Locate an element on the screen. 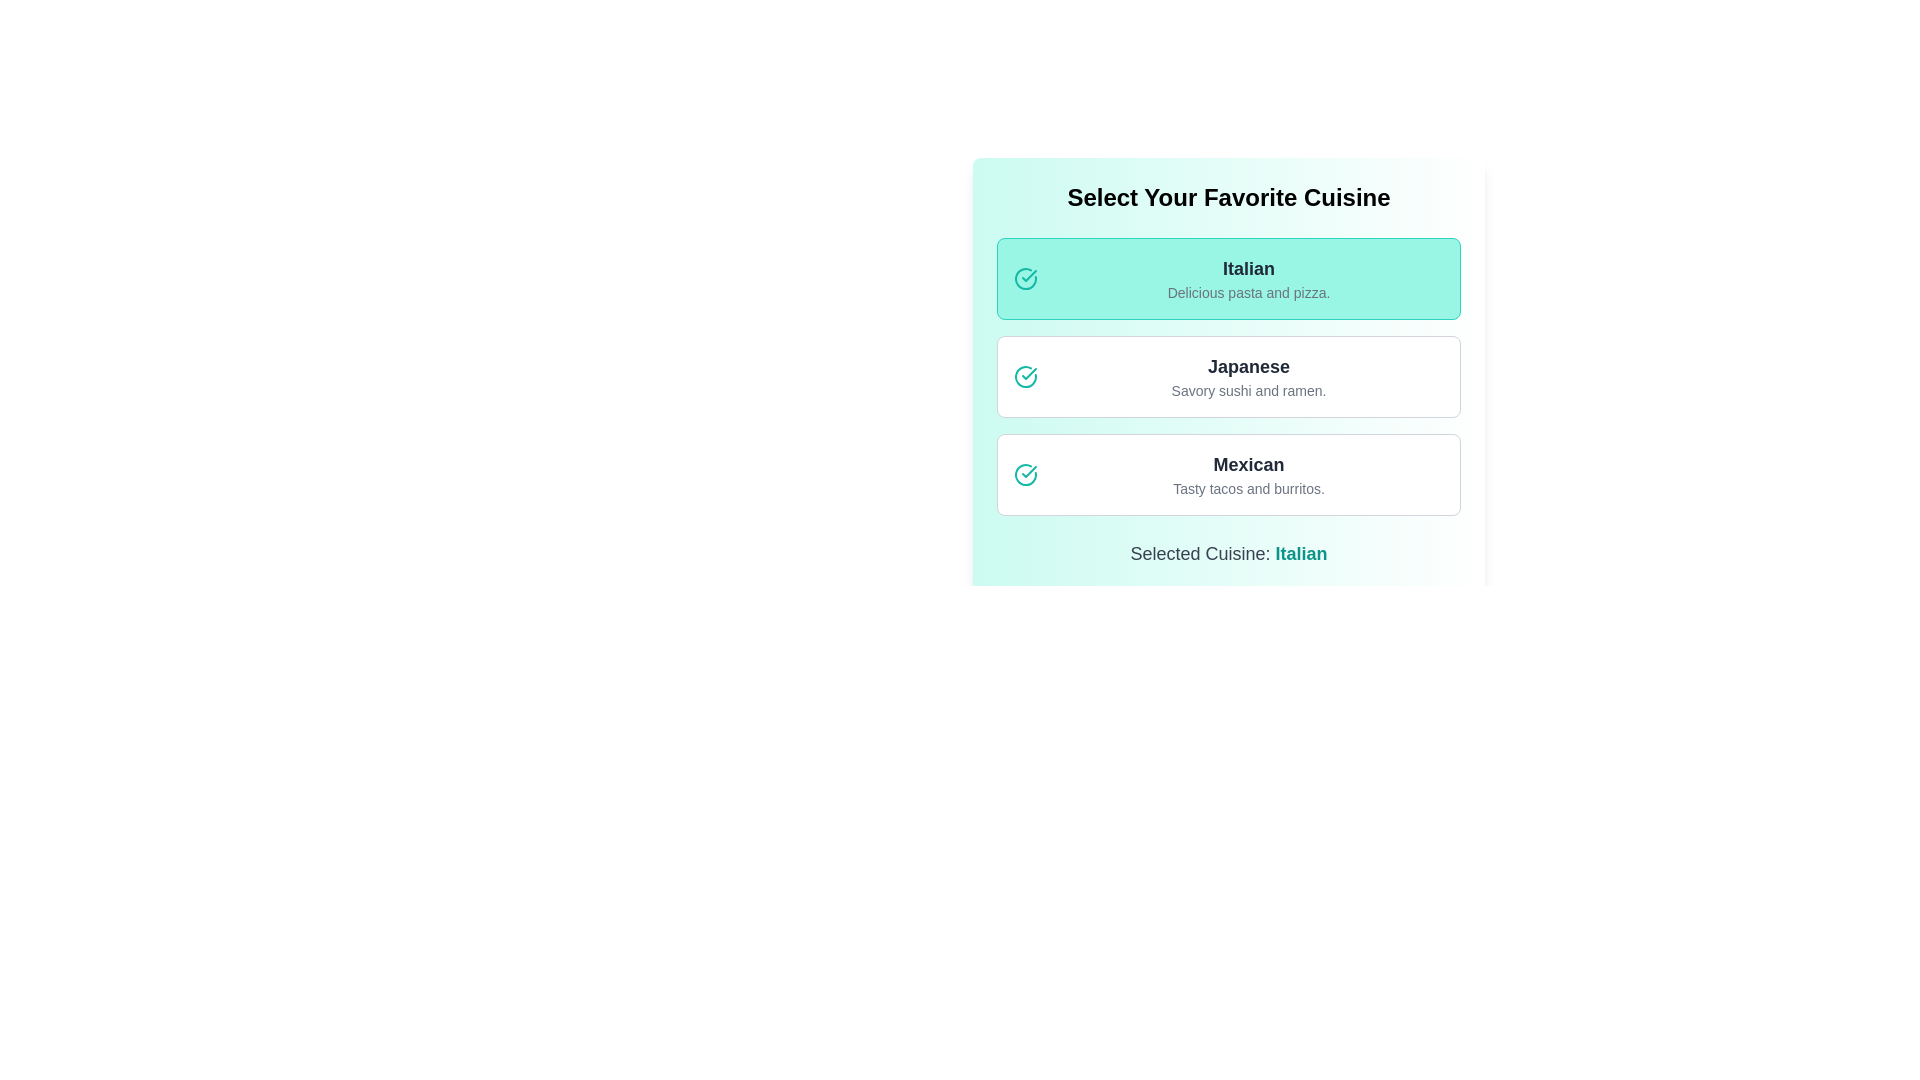 The height and width of the screenshot is (1080, 1920). the circular teal check icon that indicates selection for the 'Japanese' choice in the list of options is located at coordinates (1026, 377).